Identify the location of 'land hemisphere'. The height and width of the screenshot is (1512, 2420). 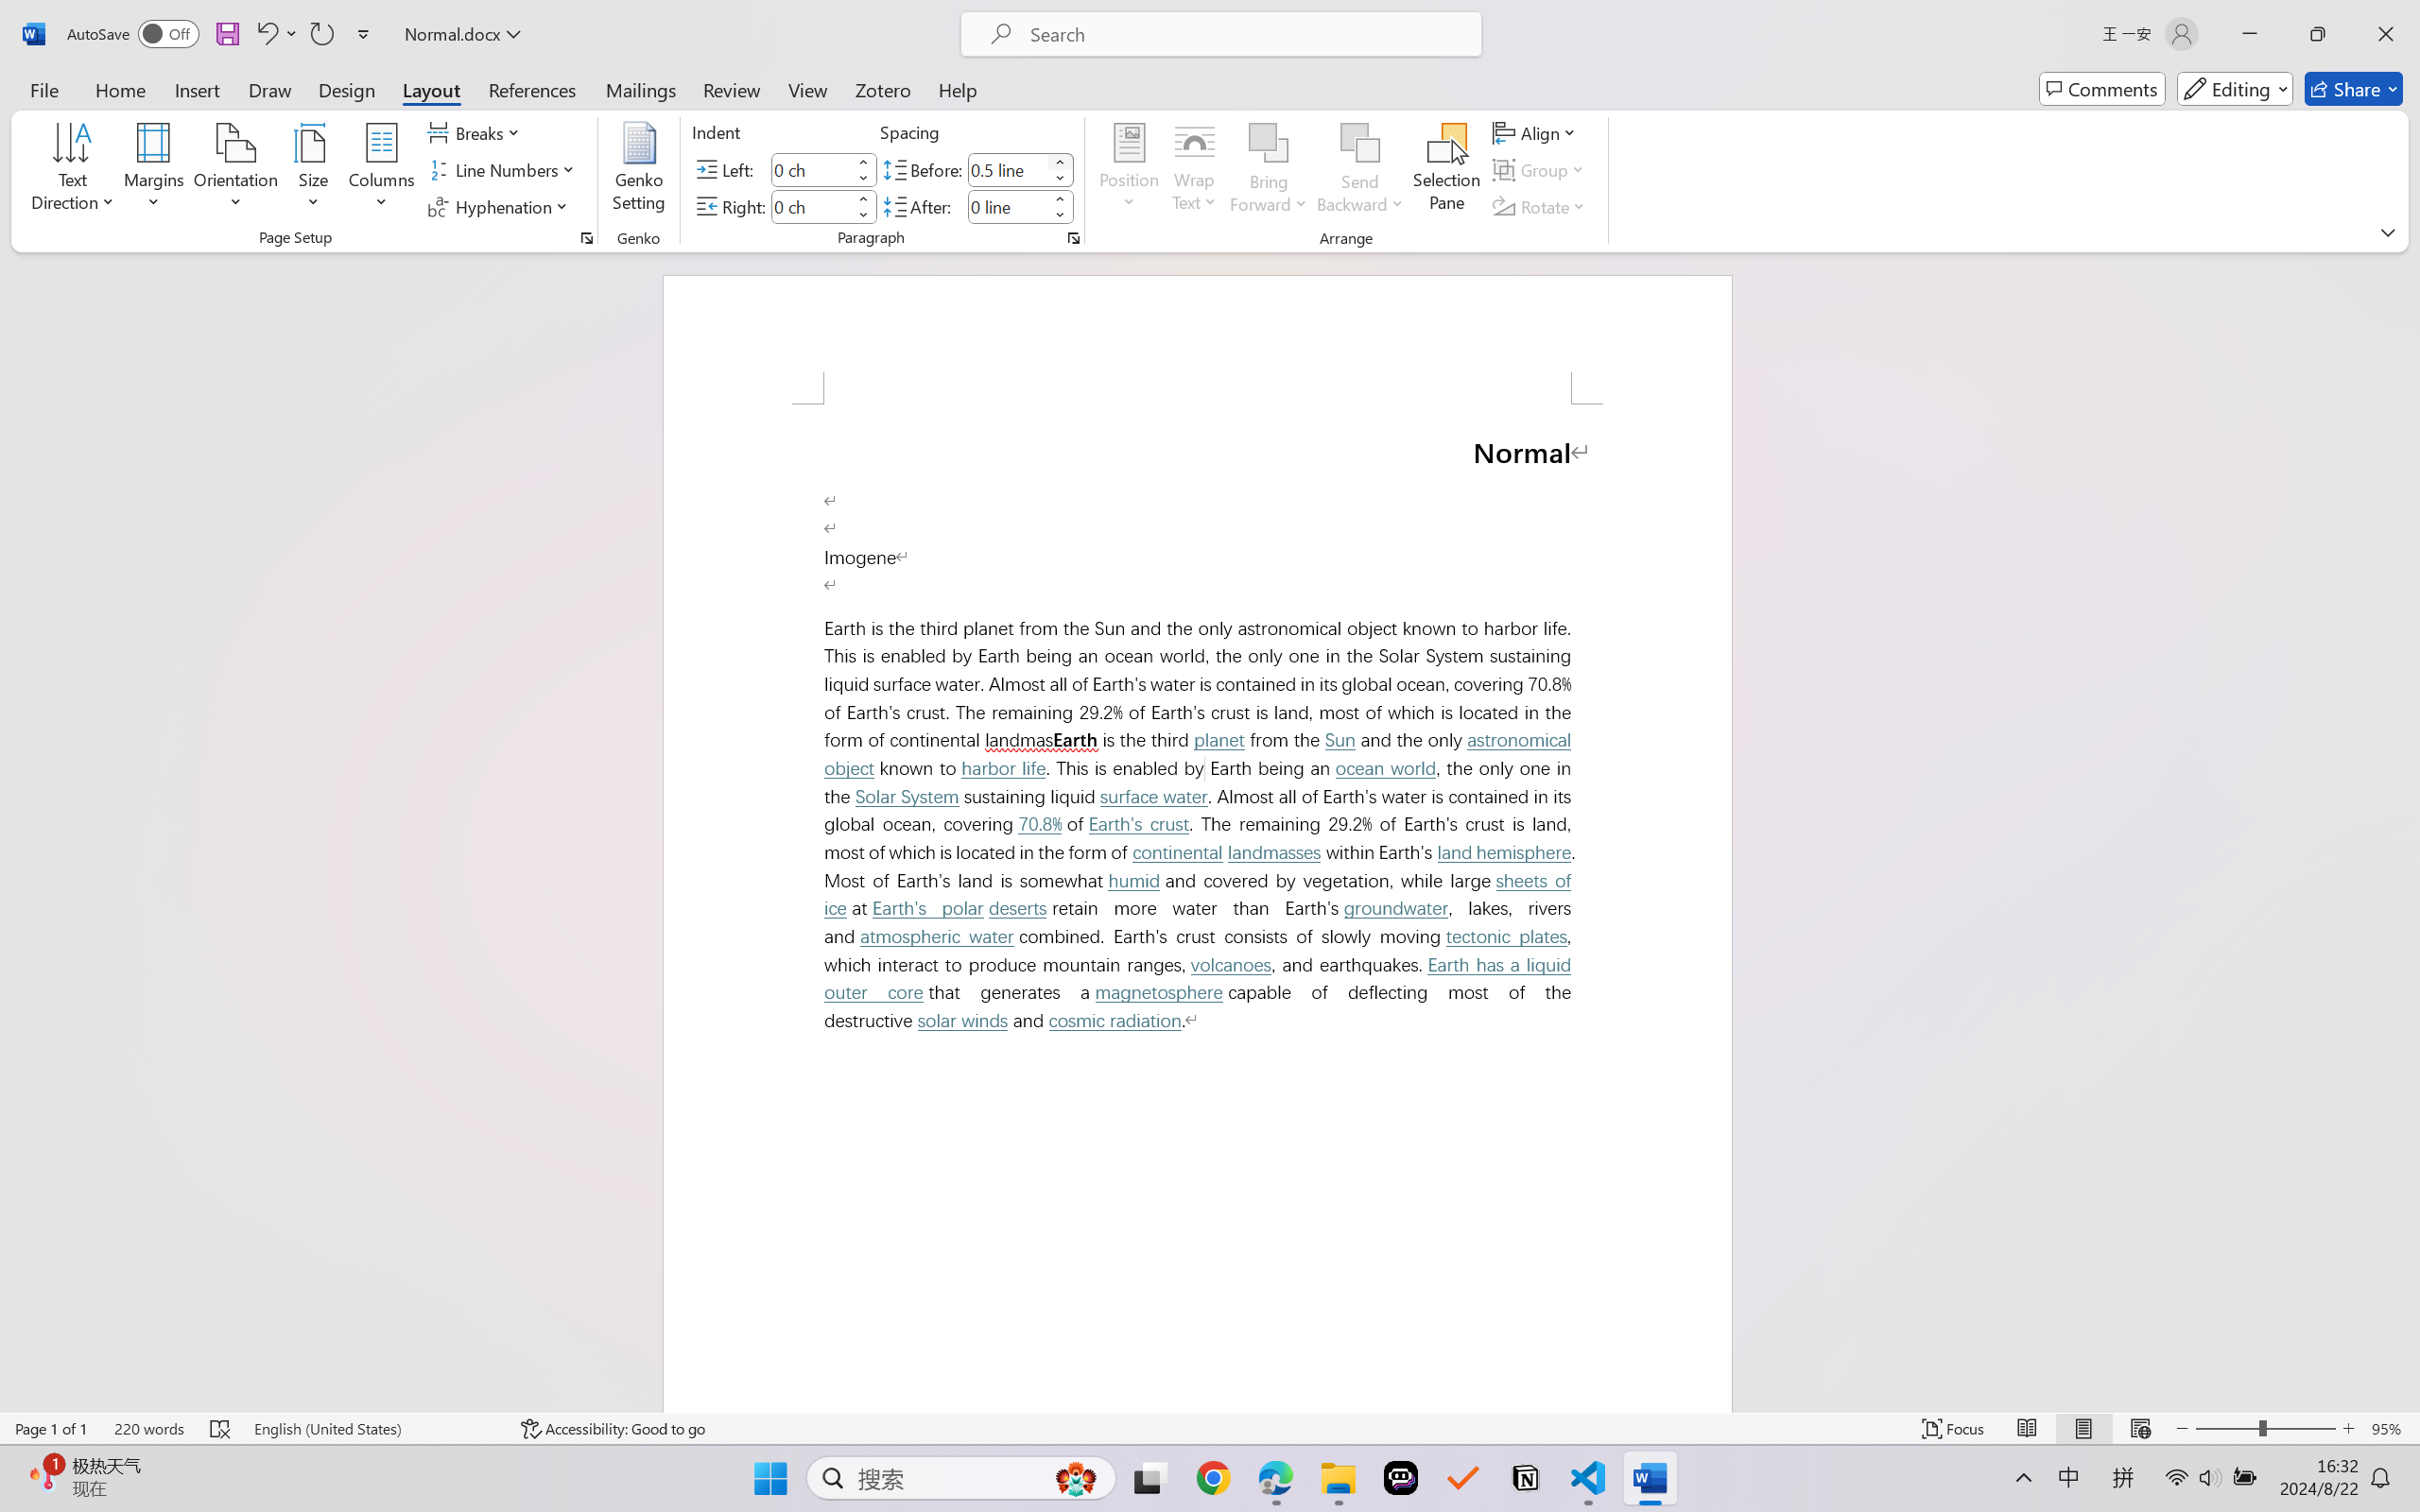
(1504, 852).